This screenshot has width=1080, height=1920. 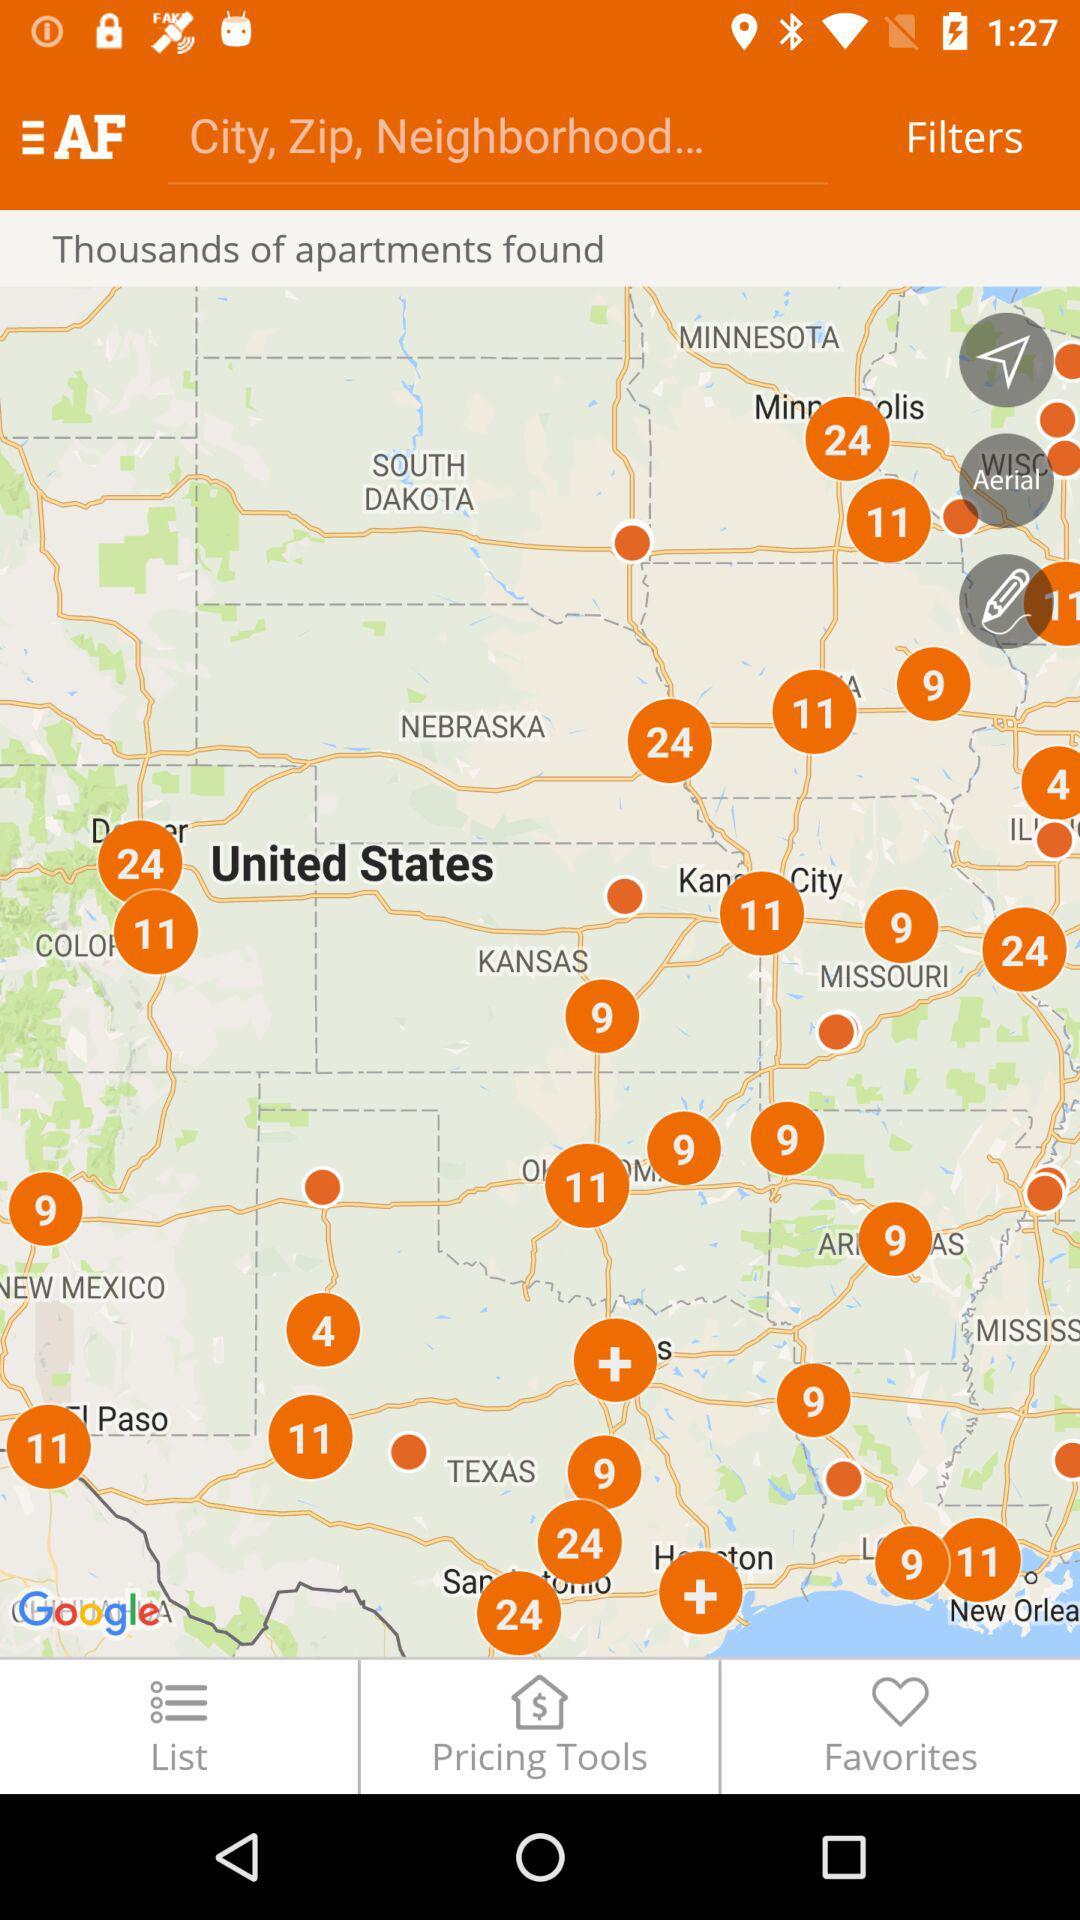 What do you see at coordinates (177, 1725) in the screenshot?
I see `item next to pricing tools icon` at bounding box center [177, 1725].